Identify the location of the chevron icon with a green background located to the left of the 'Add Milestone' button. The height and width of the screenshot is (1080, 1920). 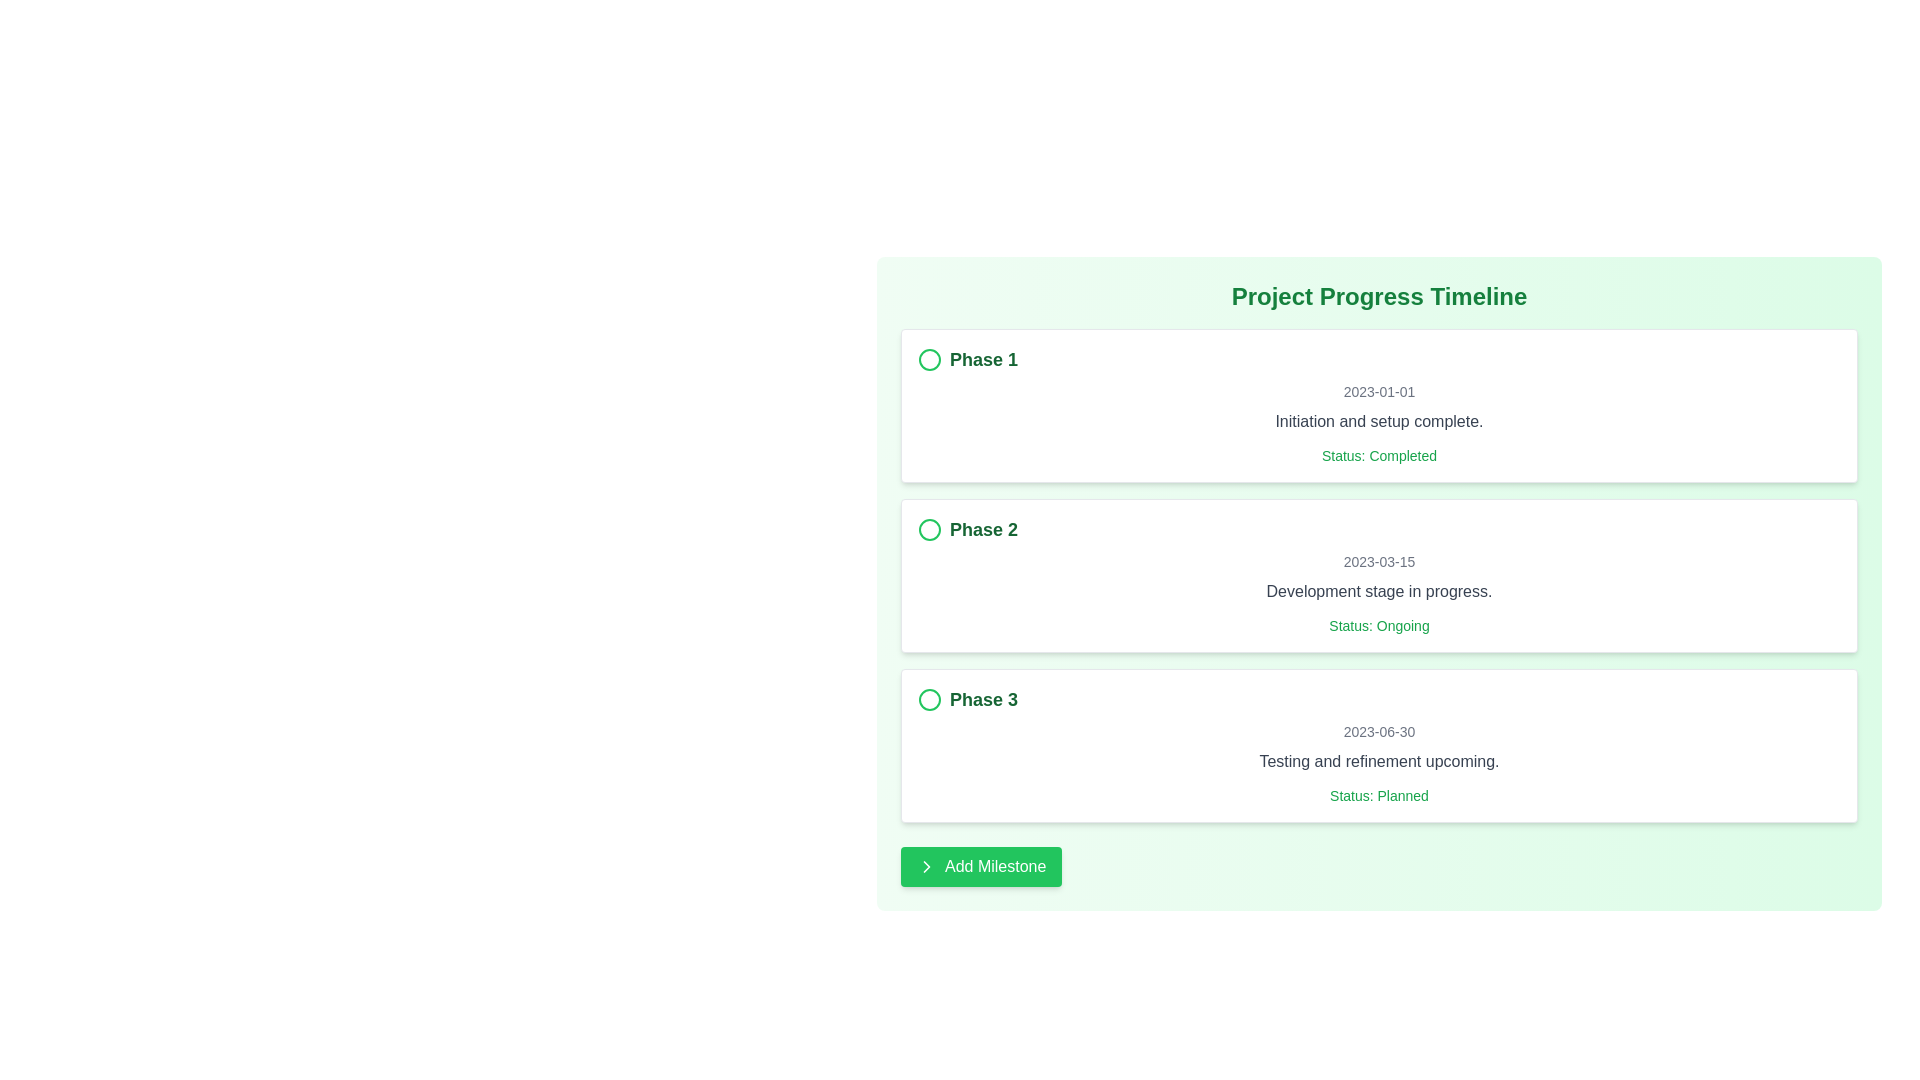
(925, 866).